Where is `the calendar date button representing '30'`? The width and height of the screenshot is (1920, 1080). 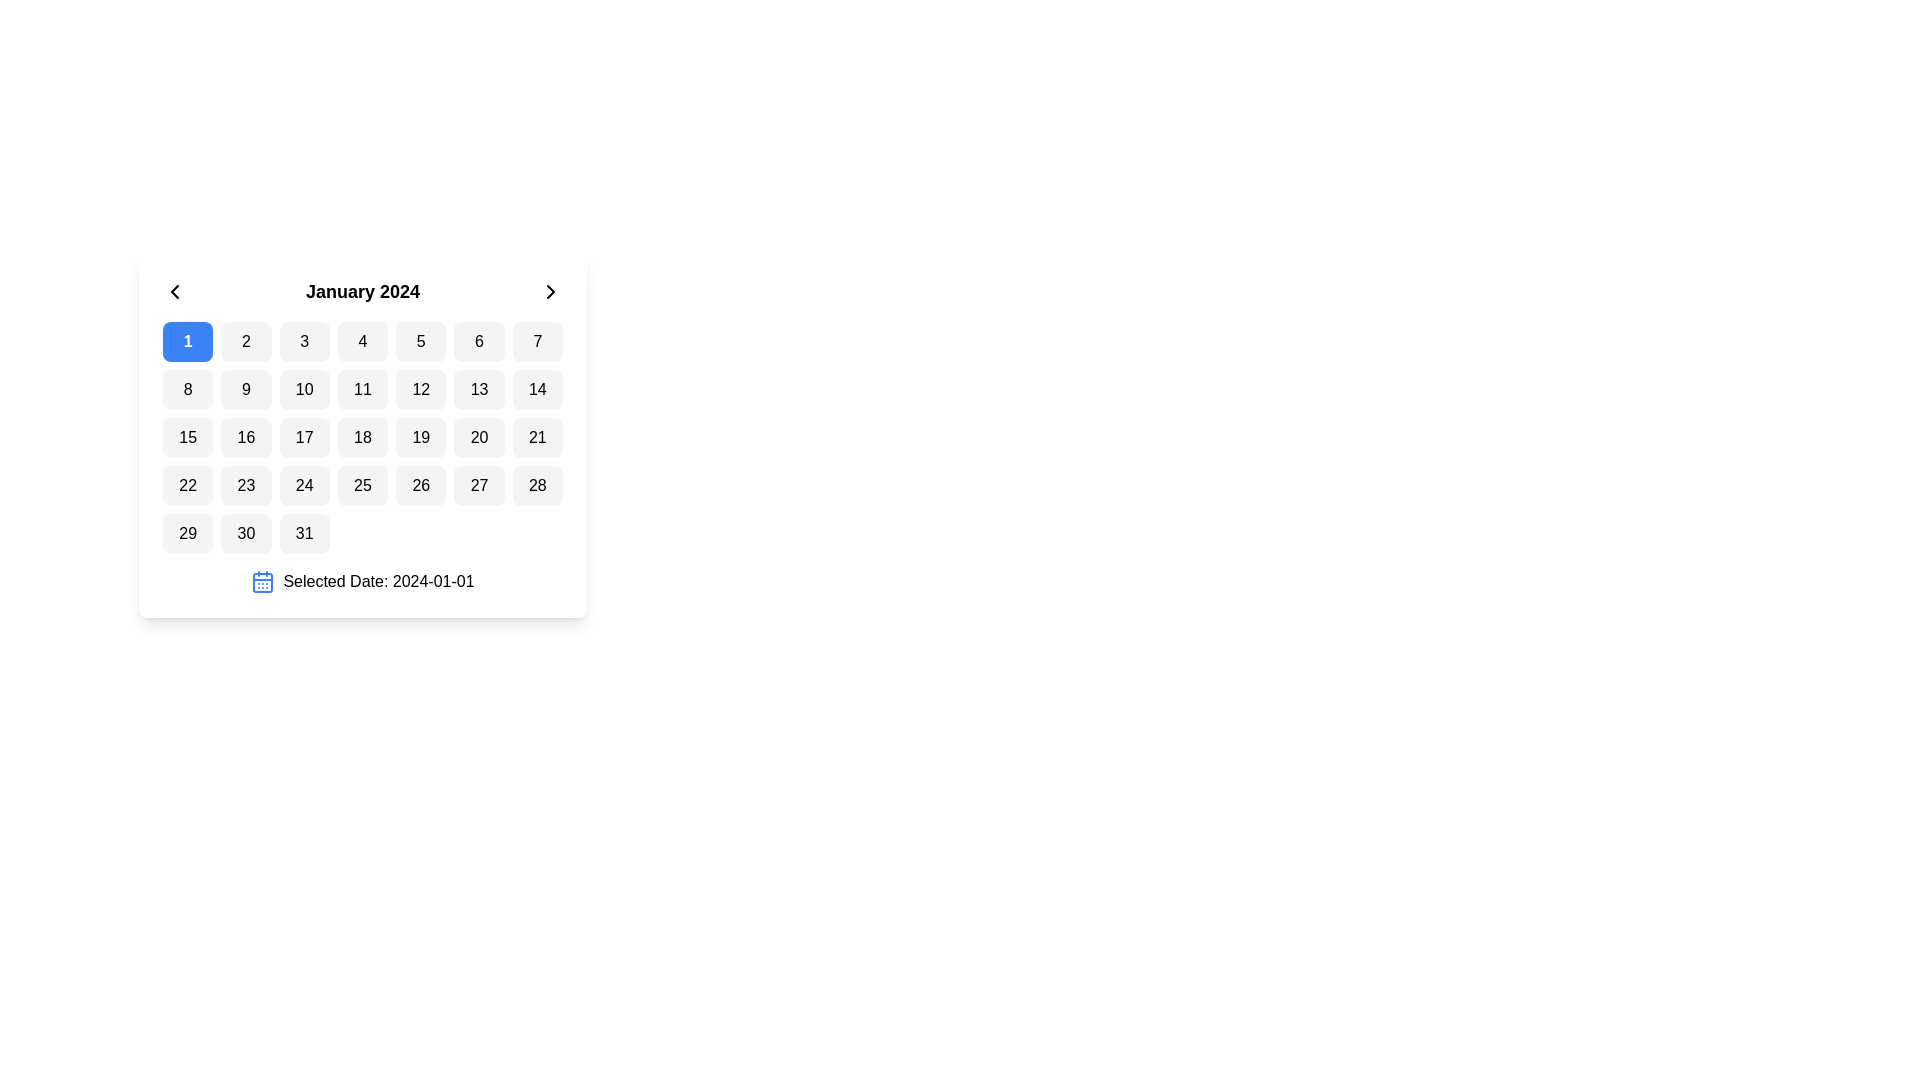
the calendar date button representing '30' is located at coordinates (245, 532).